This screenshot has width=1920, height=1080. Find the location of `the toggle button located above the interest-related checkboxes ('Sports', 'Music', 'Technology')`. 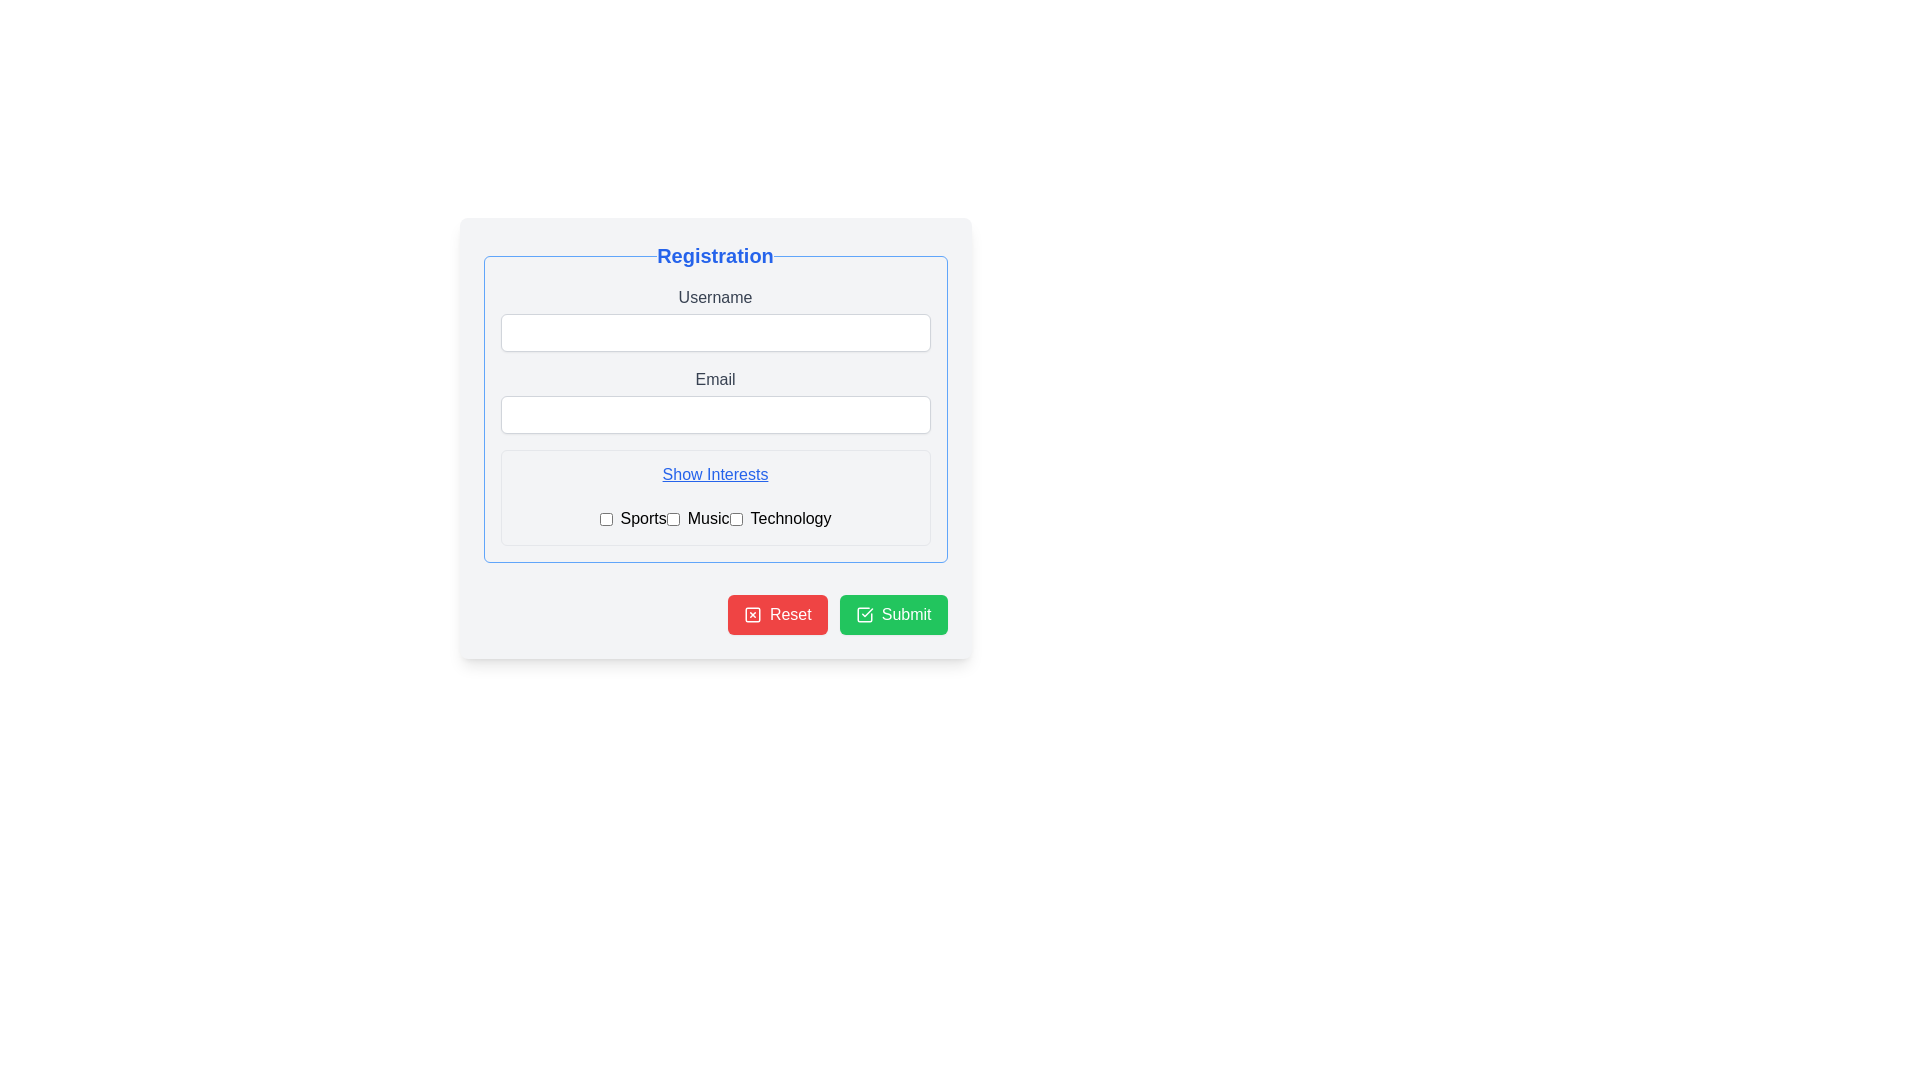

the toggle button located above the interest-related checkboxes ('Sports', 'Music', 'Technology') is located at coordinates (715, 474).